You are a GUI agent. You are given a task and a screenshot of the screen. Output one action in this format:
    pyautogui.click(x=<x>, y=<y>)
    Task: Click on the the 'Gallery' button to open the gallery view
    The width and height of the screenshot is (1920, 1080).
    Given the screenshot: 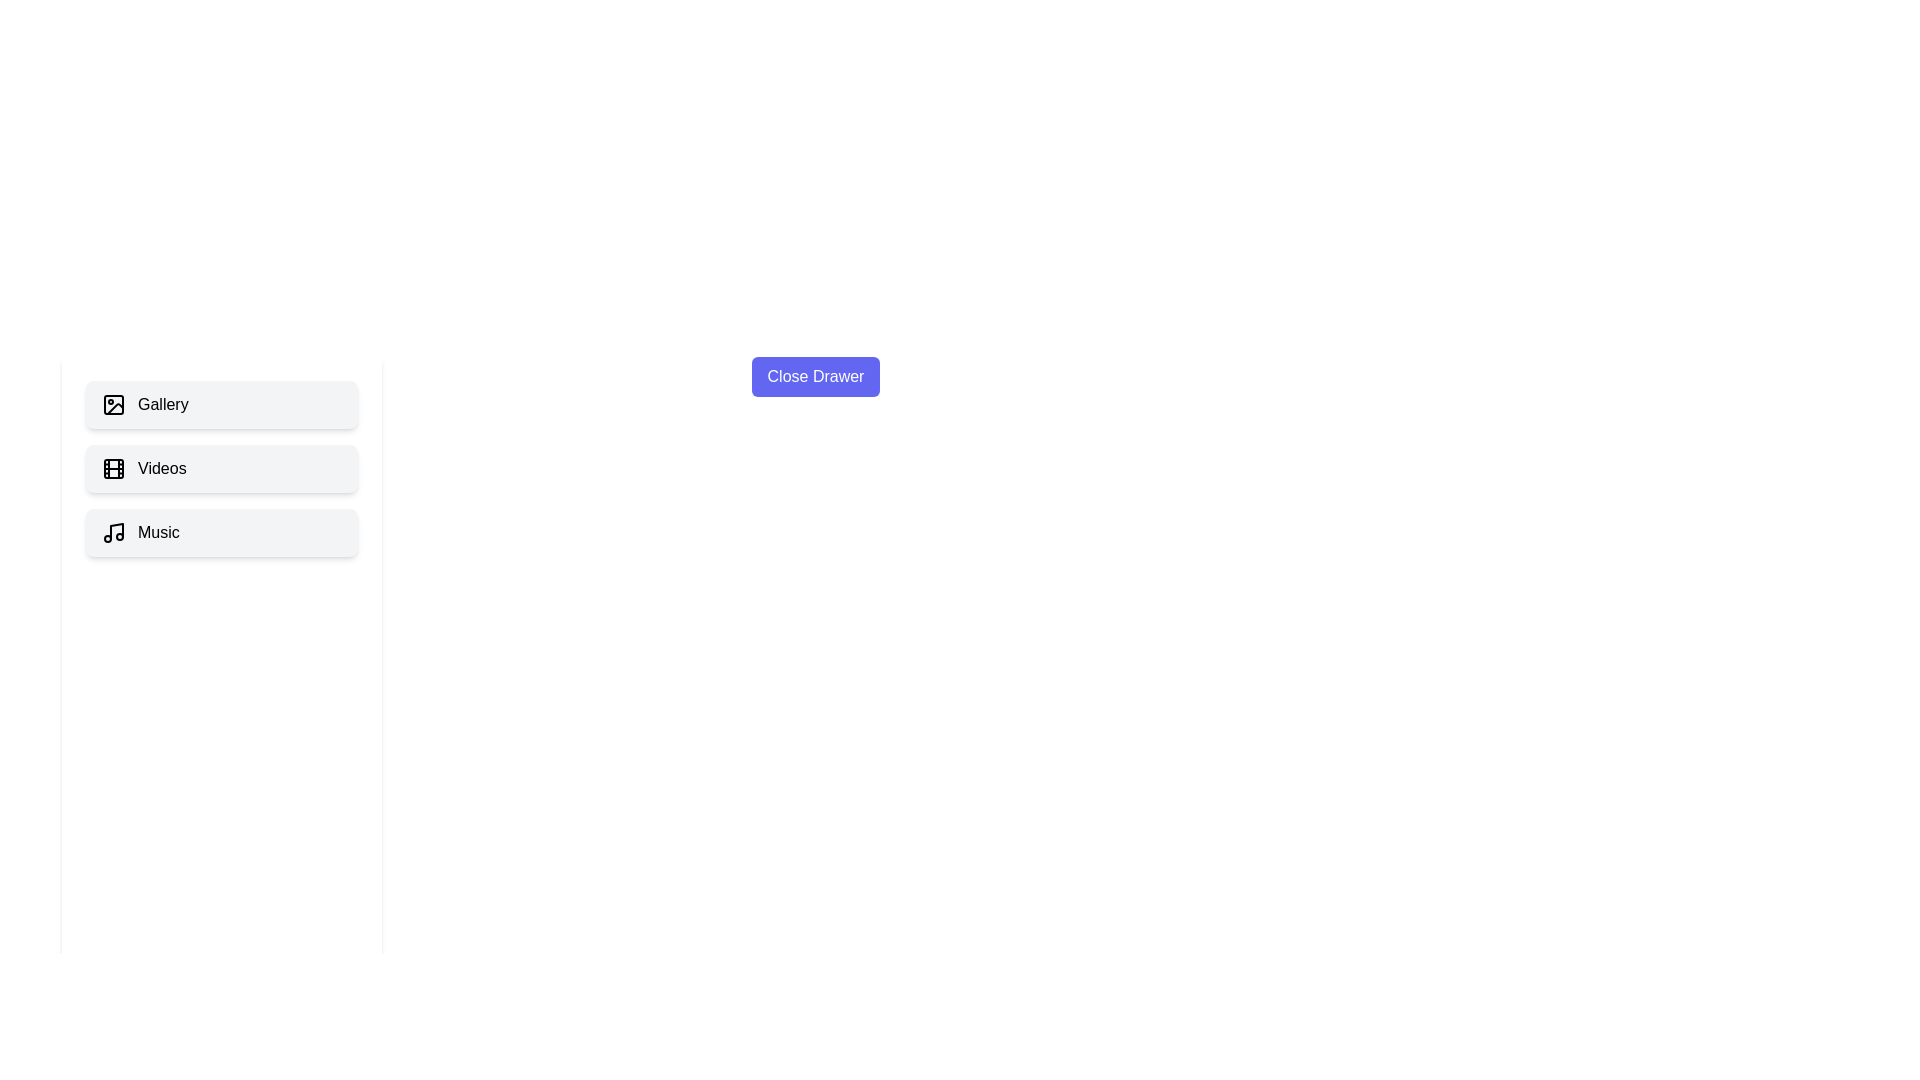 What is the action you would take?
    pyautogui.click(x=221, y=405)
    